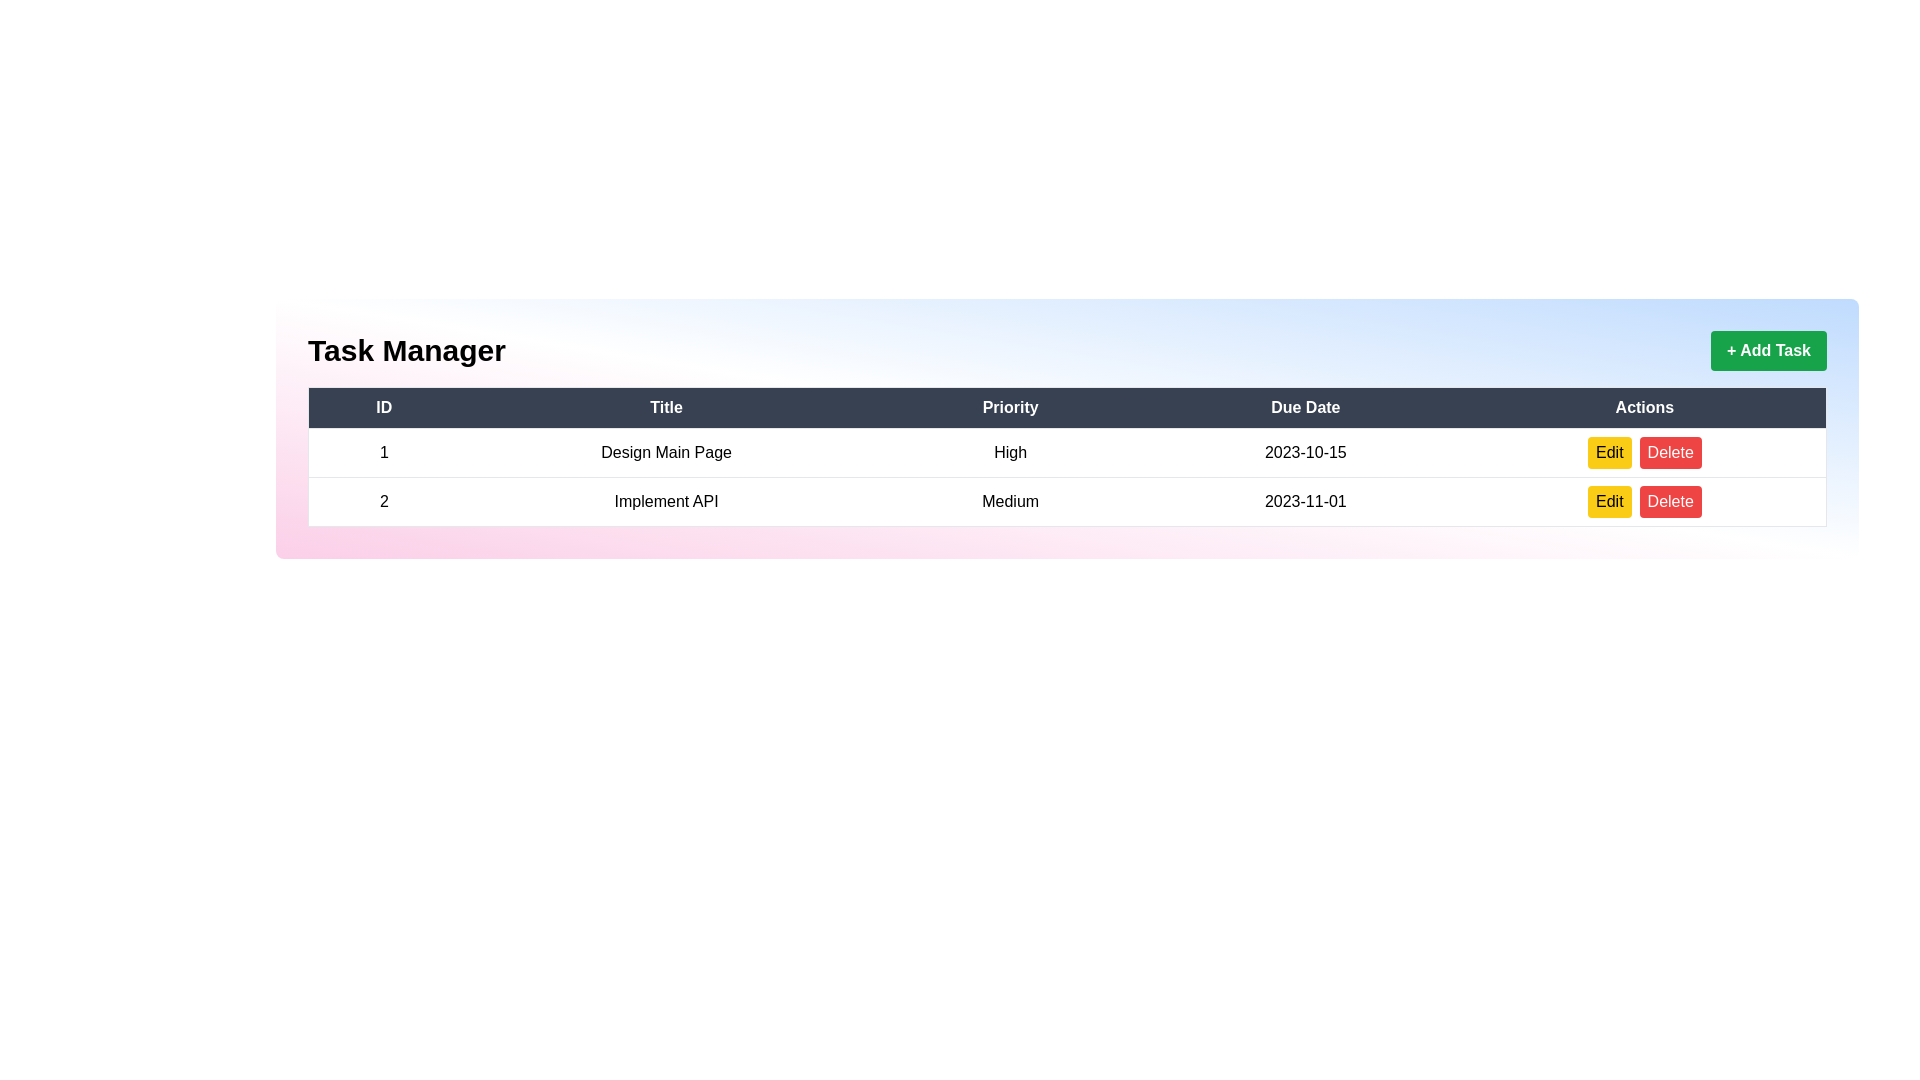 The width and height of the screenshot is (1920, 1080). What do you see at coordinates (1609, 452) in the screenshot?
I see `the 'Edit' button, which is a rectangular button with a yellow background and bold black text, located in the 'Actions' column of the first row of a table` at bounding box center [1609, 452].